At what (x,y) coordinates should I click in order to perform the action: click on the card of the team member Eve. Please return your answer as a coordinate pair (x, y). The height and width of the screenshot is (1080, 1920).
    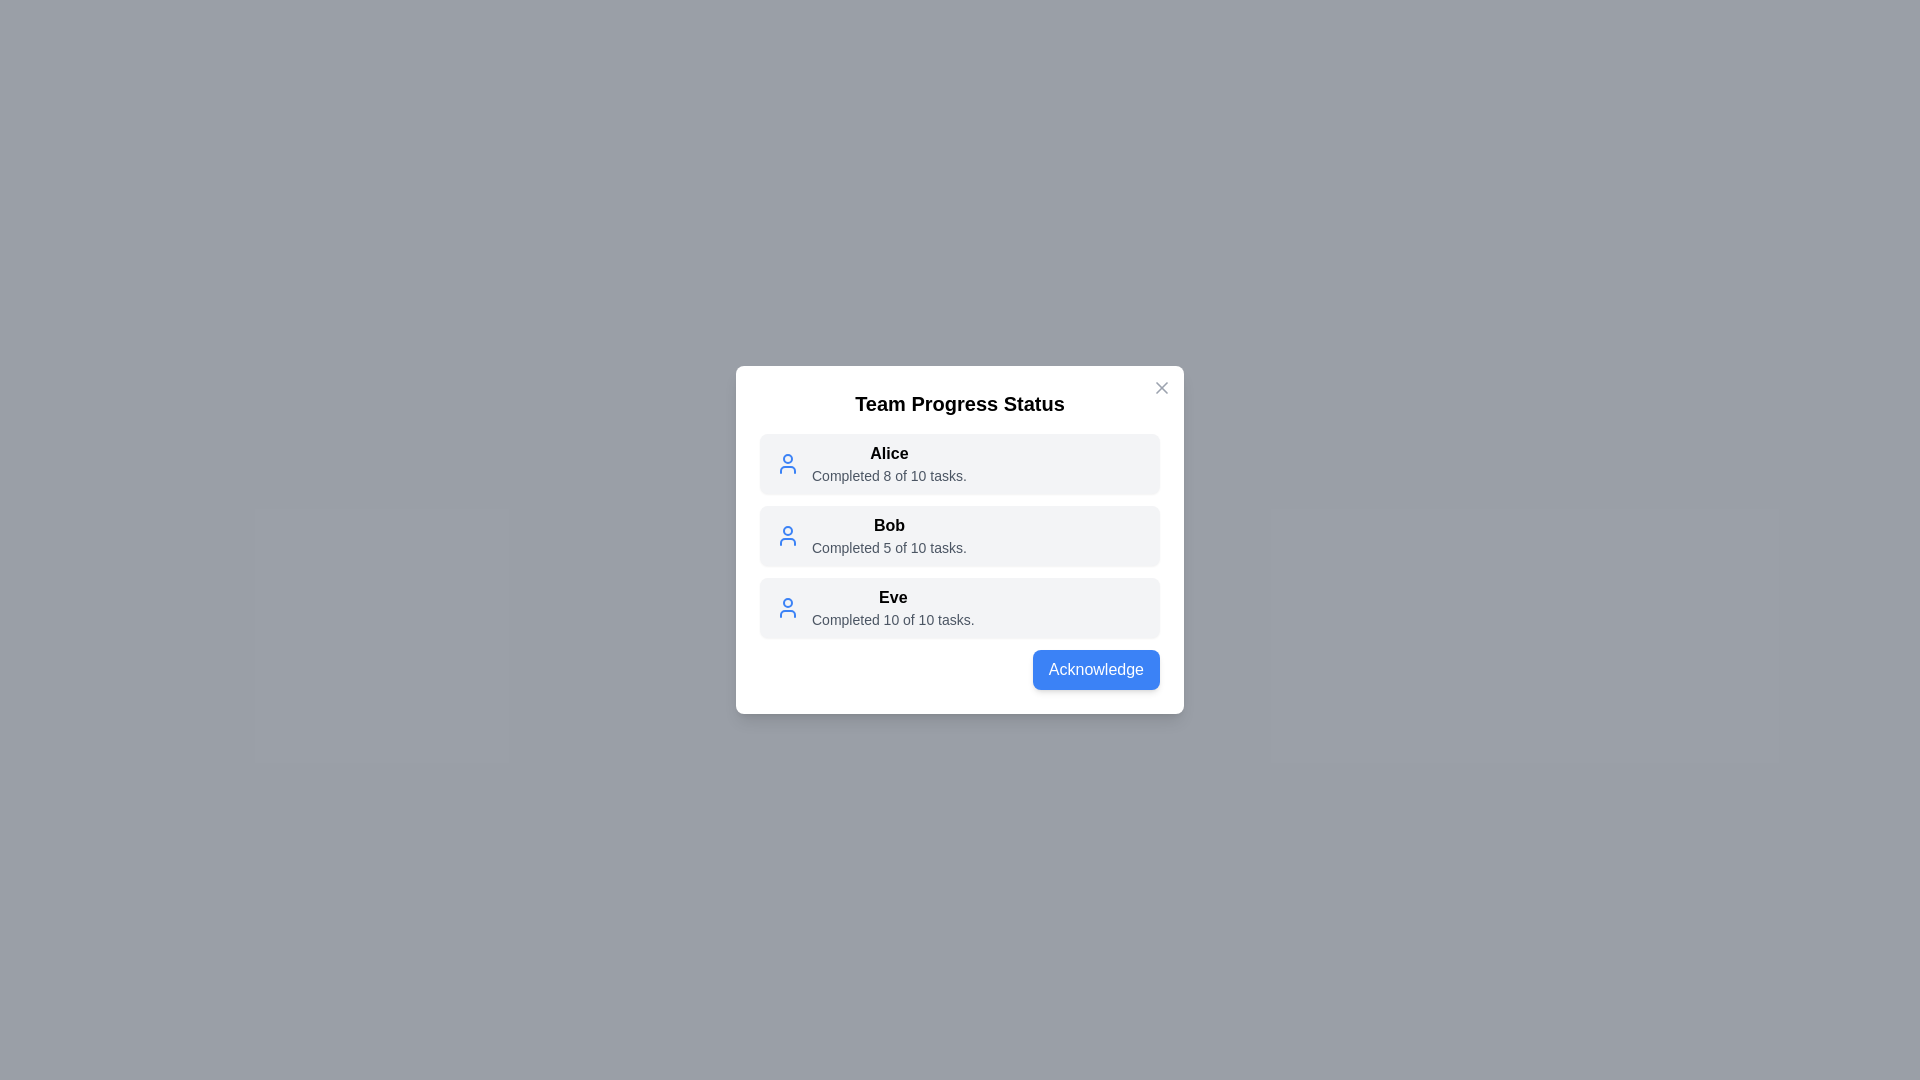
    Looking at the image, I should click on (960, 607).